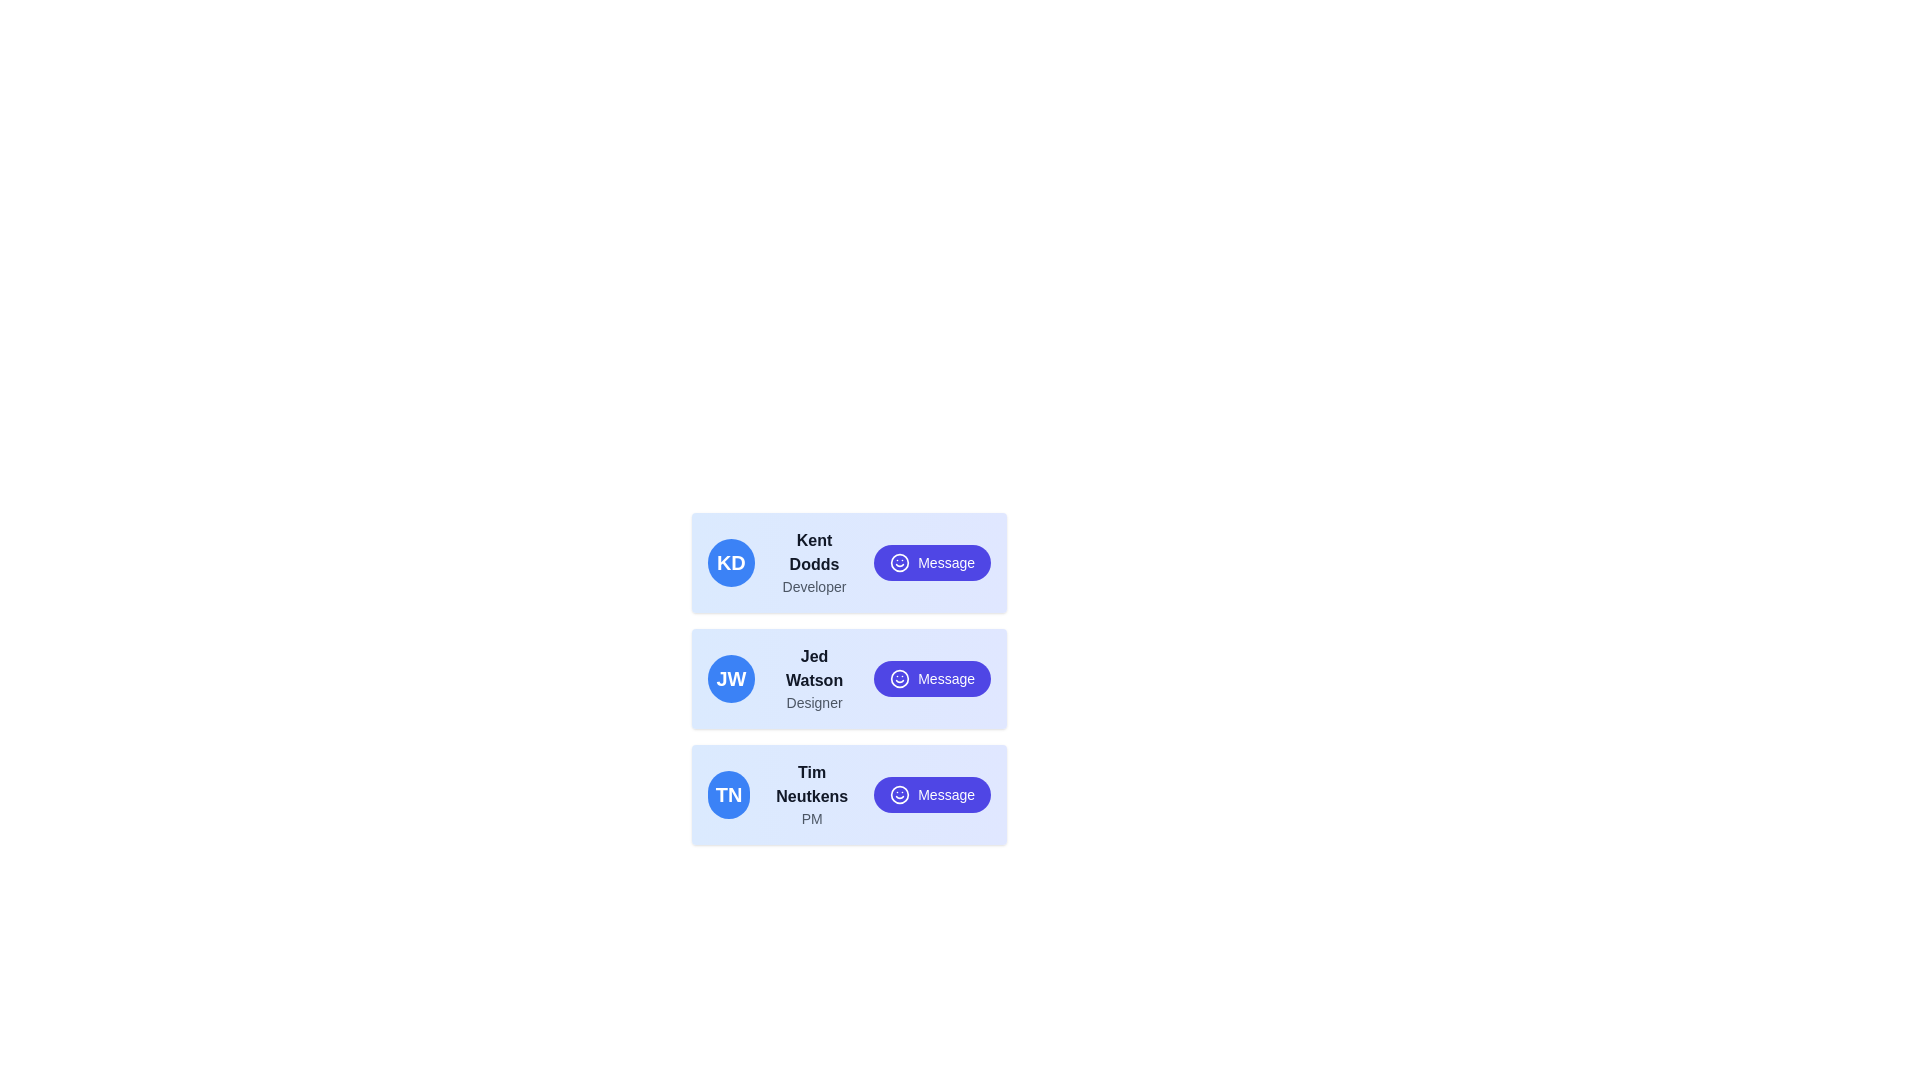 The width and height of the screenshot is (1920, 1080). What do you see at coordinates (899, 563) in the screenshot?
I see `the outer circle of the smiley face graphical component, which represents an emotion or mood context, located to the left of the 'Message' button` at bounding box center [899, 563].